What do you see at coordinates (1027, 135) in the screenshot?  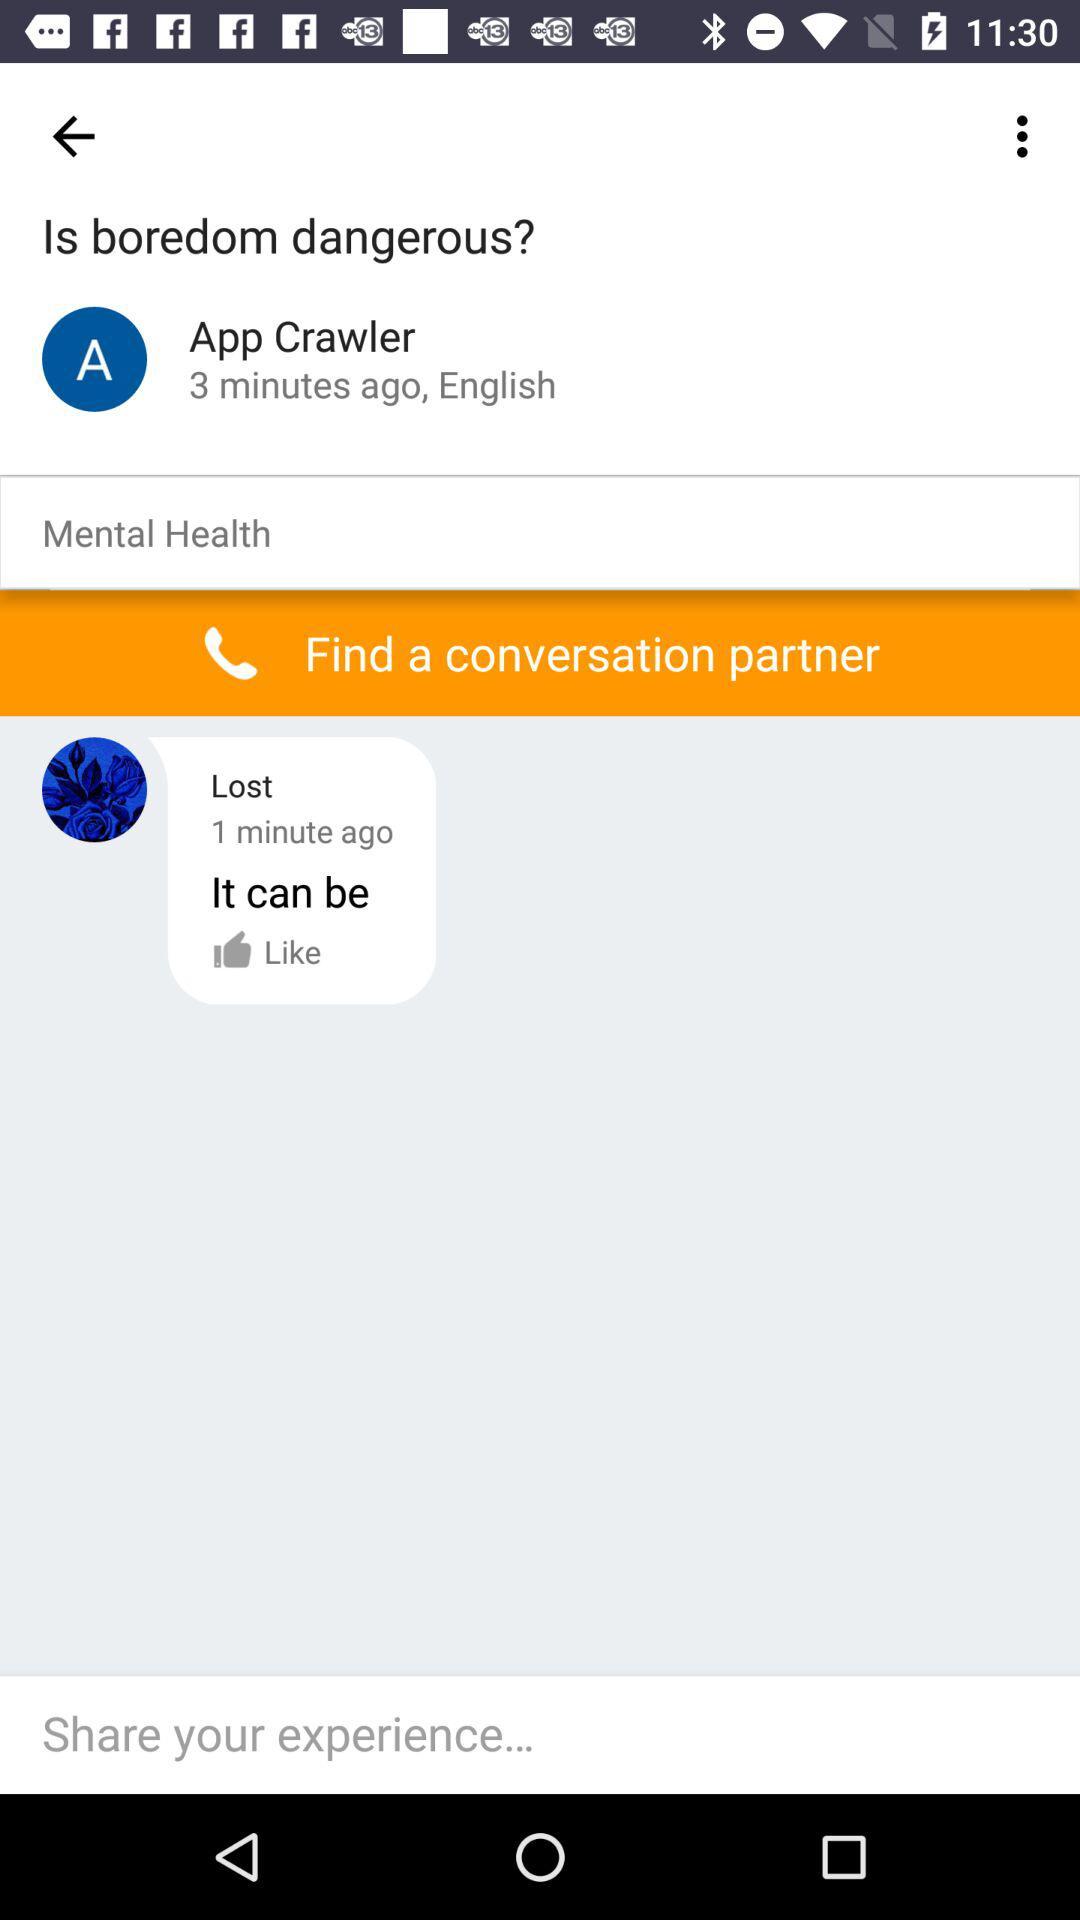 I see `the icon at the top right corner` at bounding box center [1027, 135].